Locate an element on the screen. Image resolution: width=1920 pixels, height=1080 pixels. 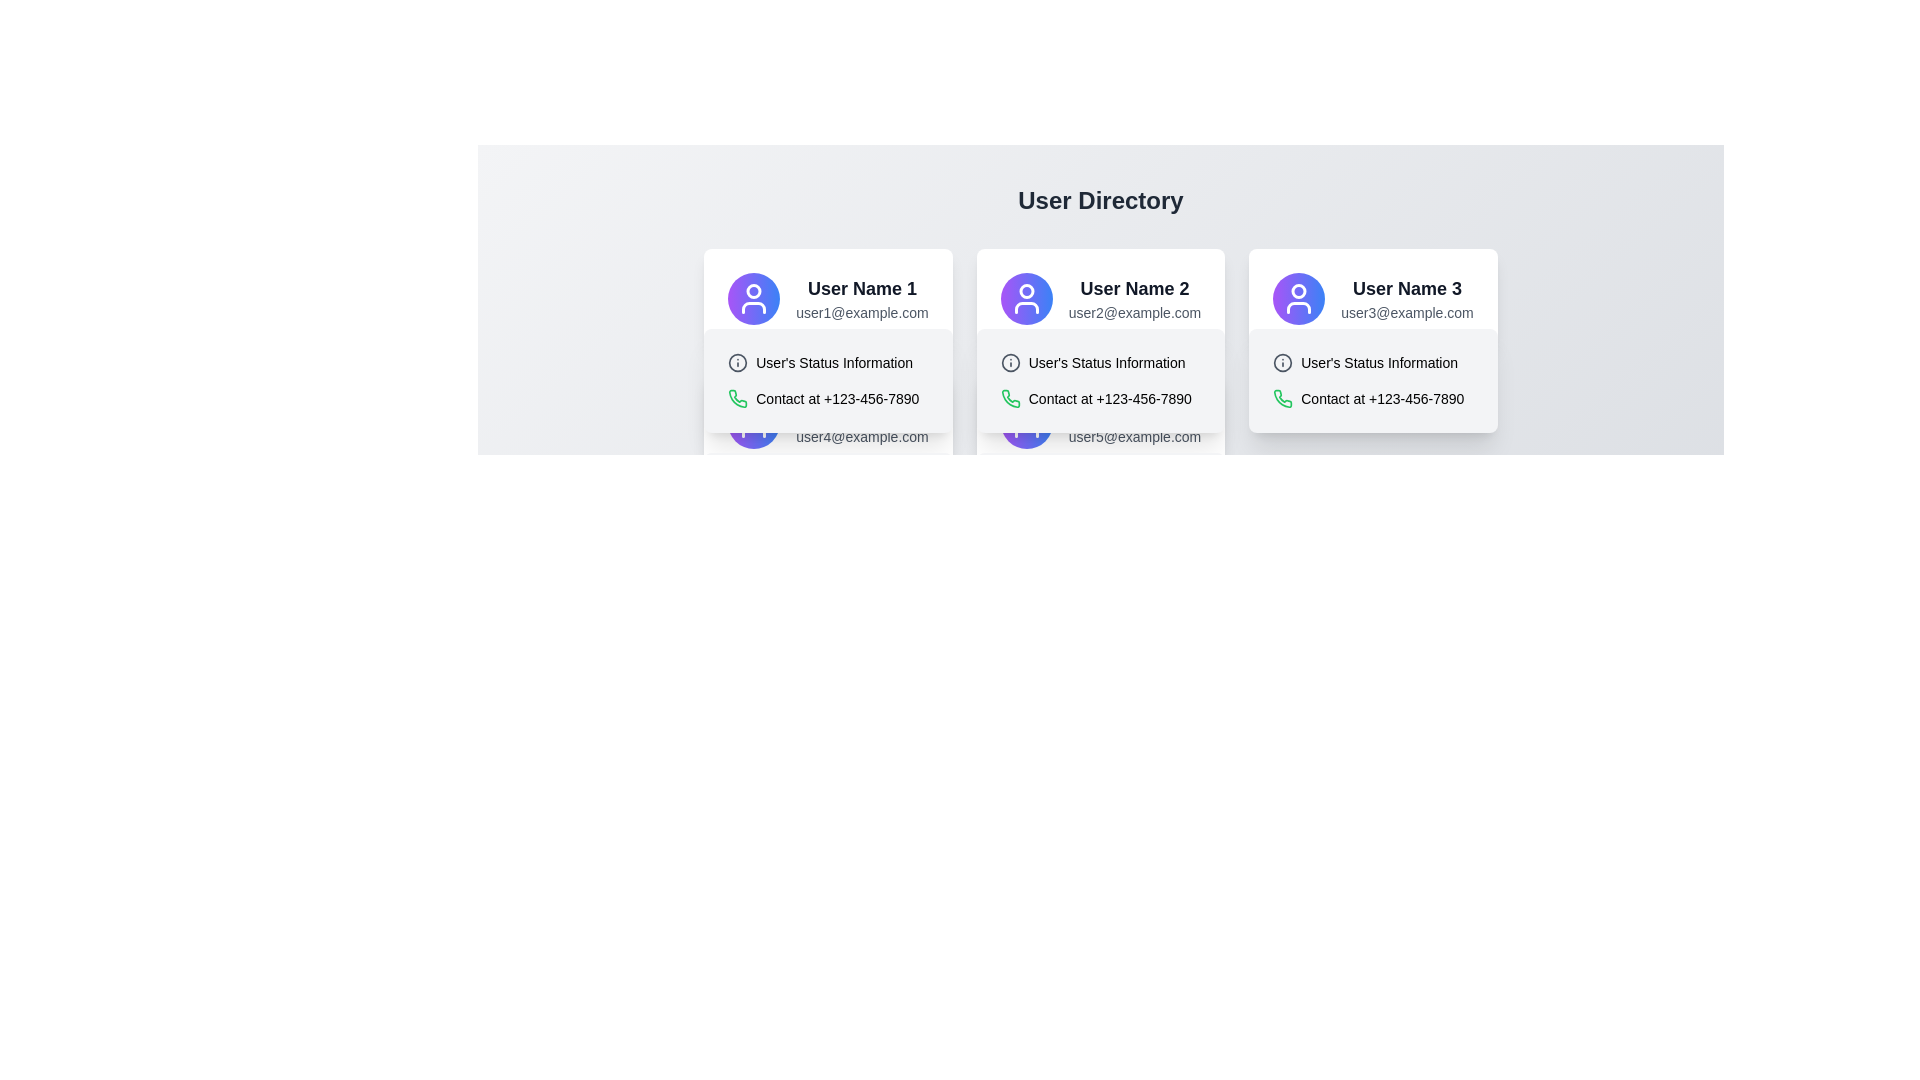
the user silhouette SVG icon with a circular gradient background located at the top of the first card, above the text 'User Name 1' is located at coordinates (753, 299).